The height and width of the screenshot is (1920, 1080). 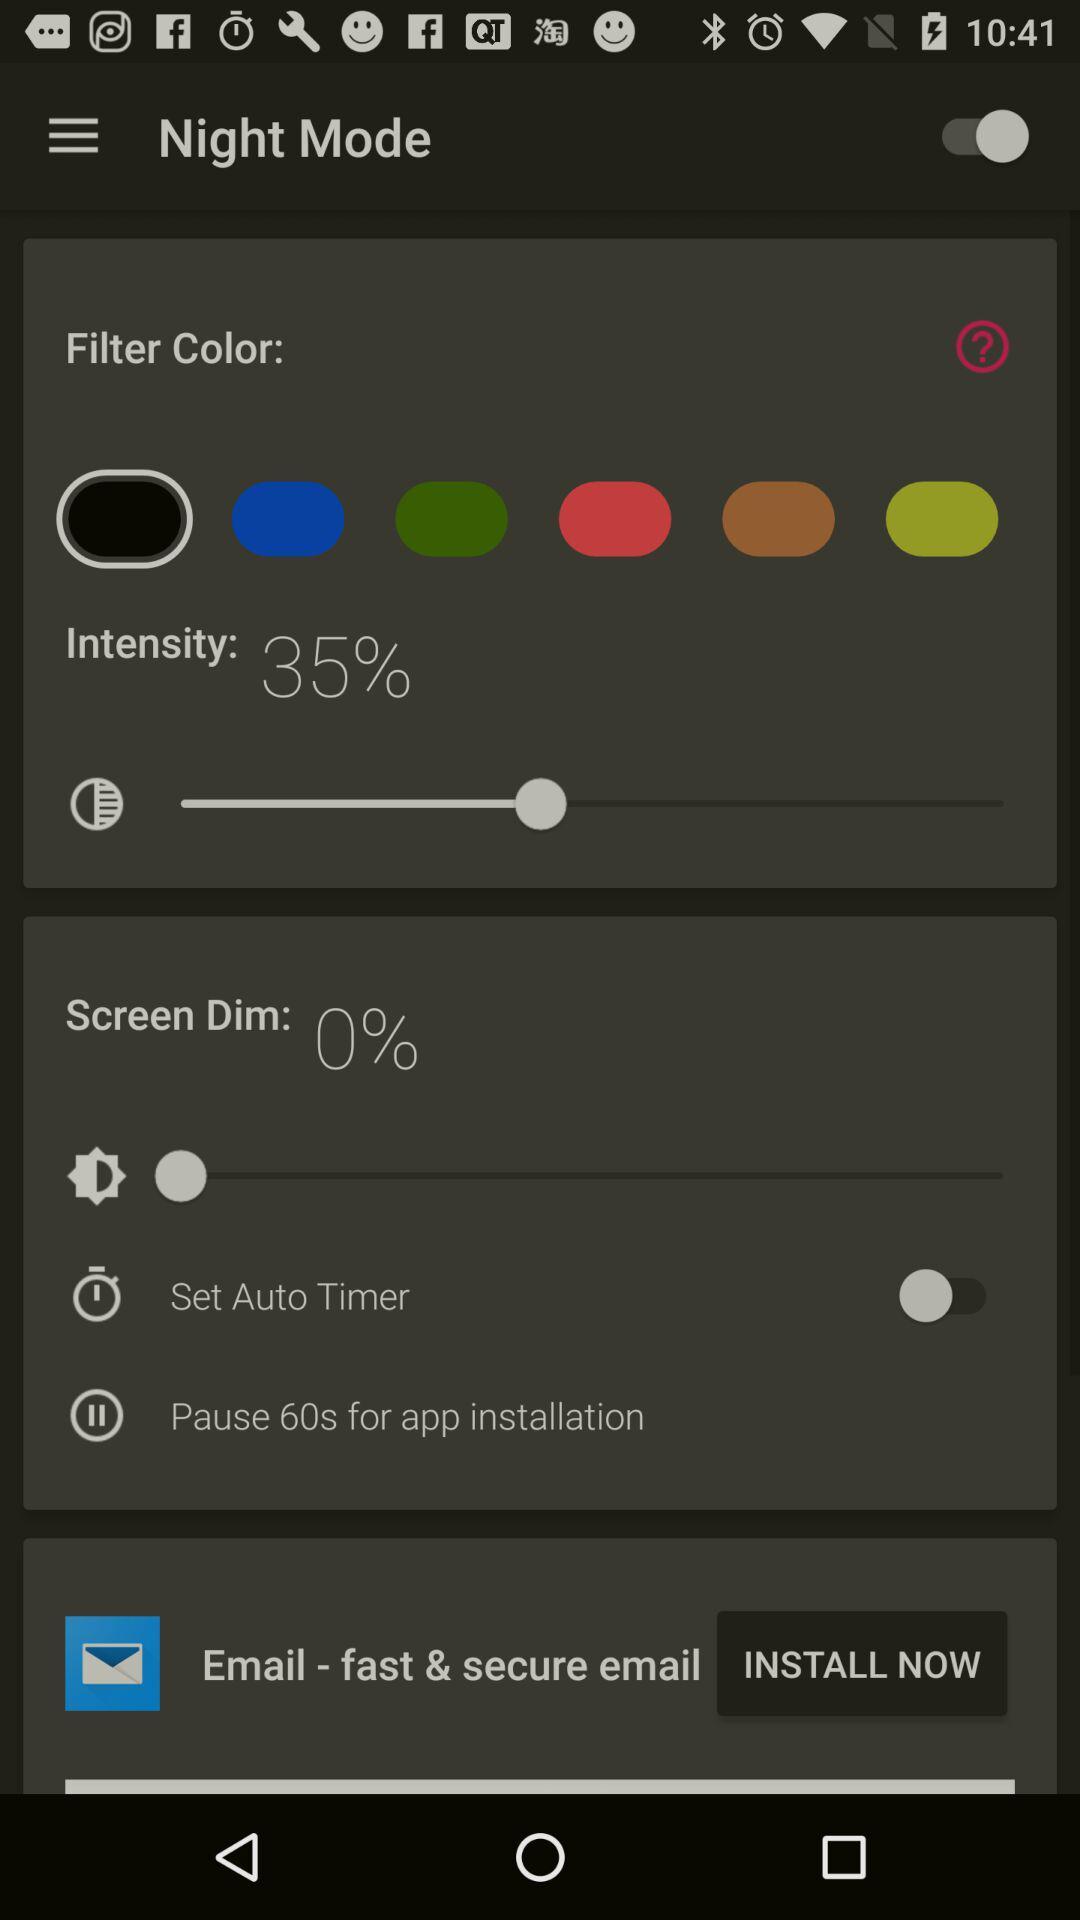 I want to click on toggle, so click(x=974, y=135).